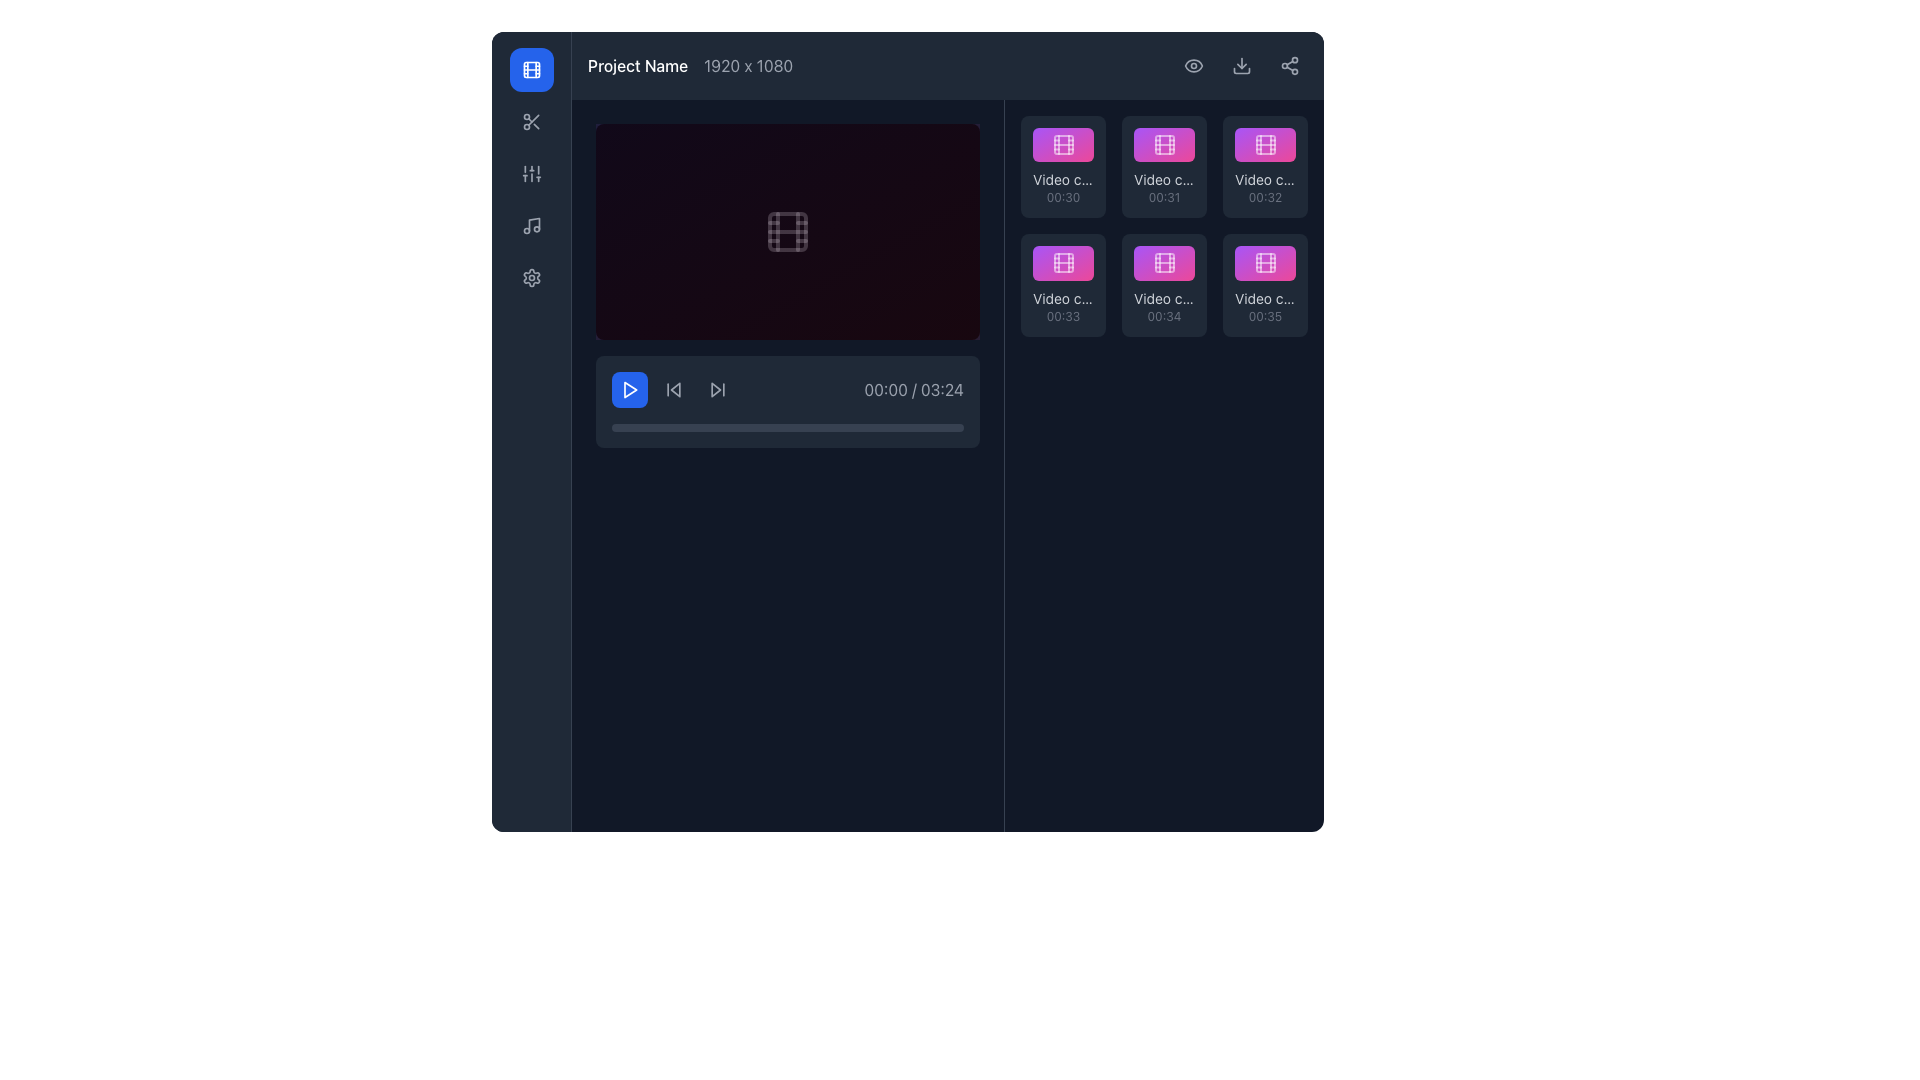  I want to click on the circular button with an eye icon in the top-right corner of the interface, so click(1194, 64).